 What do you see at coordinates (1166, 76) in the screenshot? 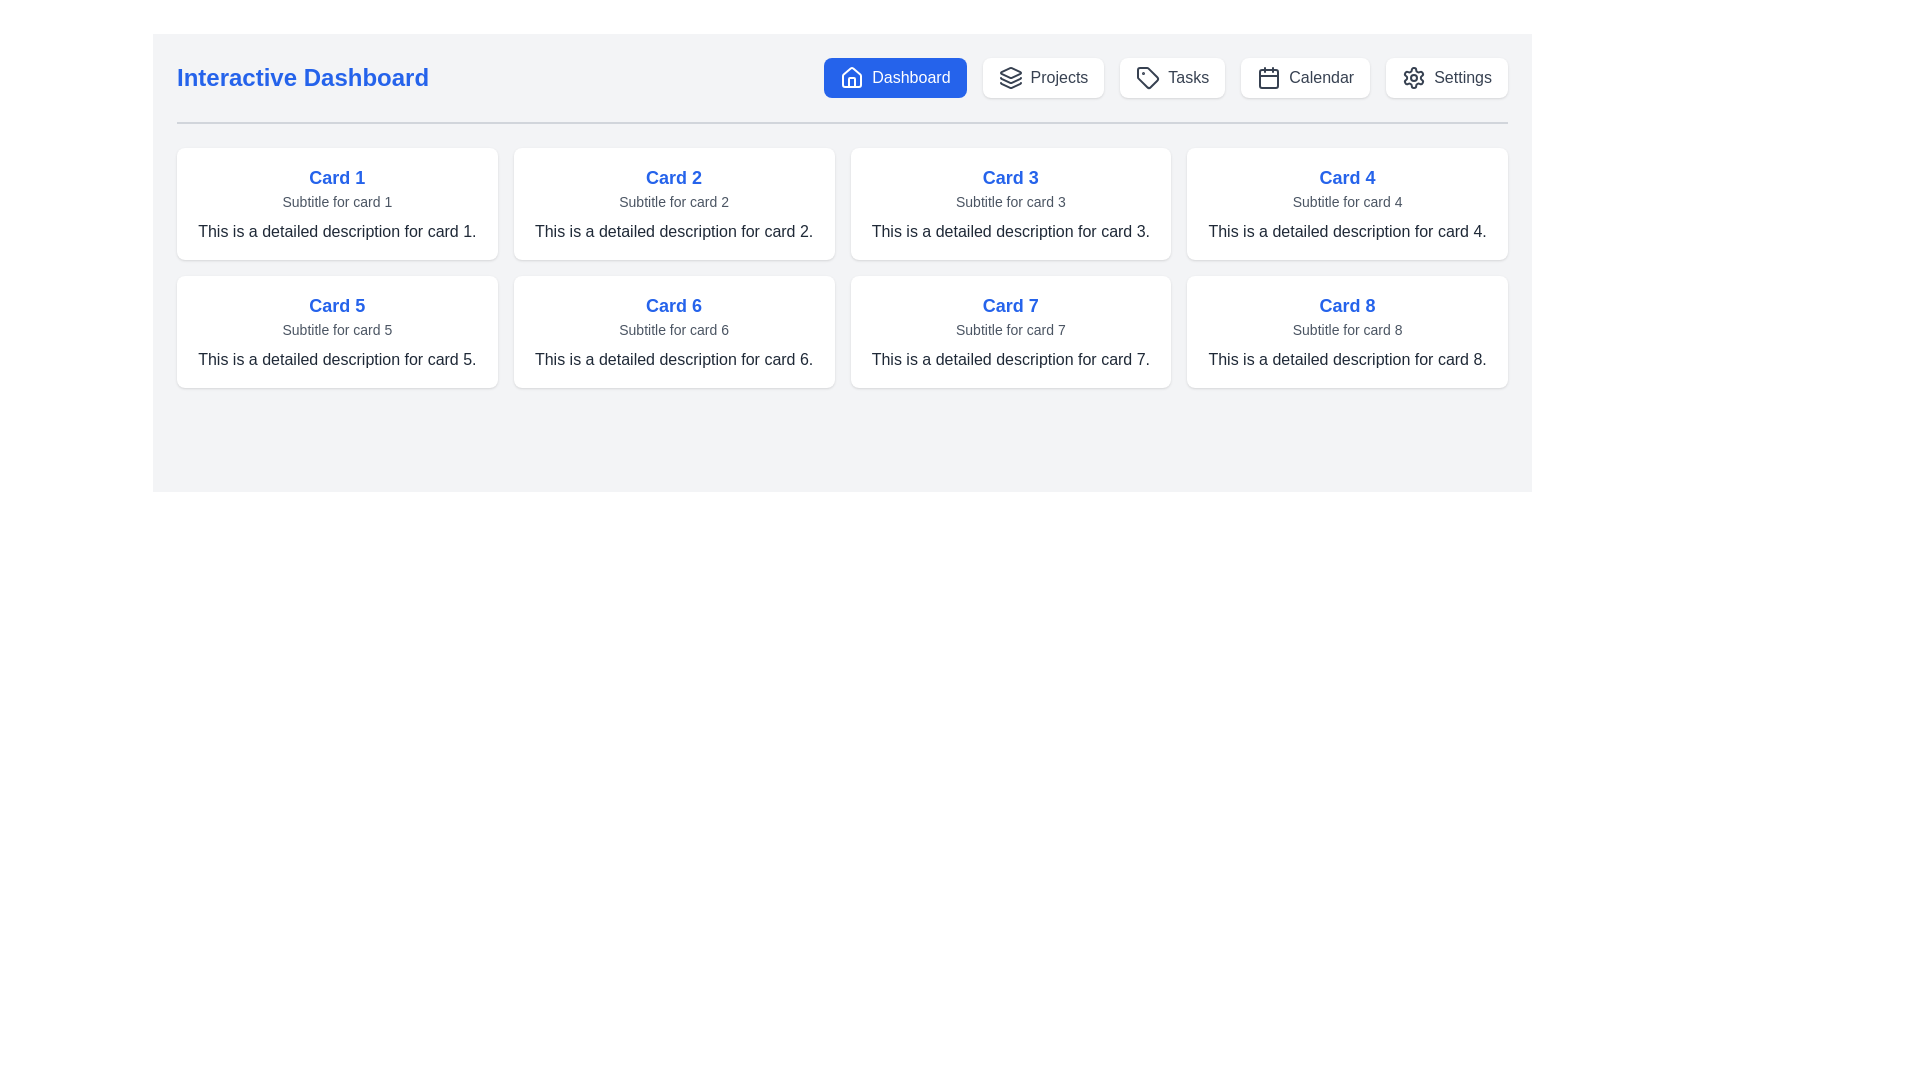
I see `the 'Tasks' navigation button, which is the third item in the horizontal navigation bar` at bounding box center [1166, 76].